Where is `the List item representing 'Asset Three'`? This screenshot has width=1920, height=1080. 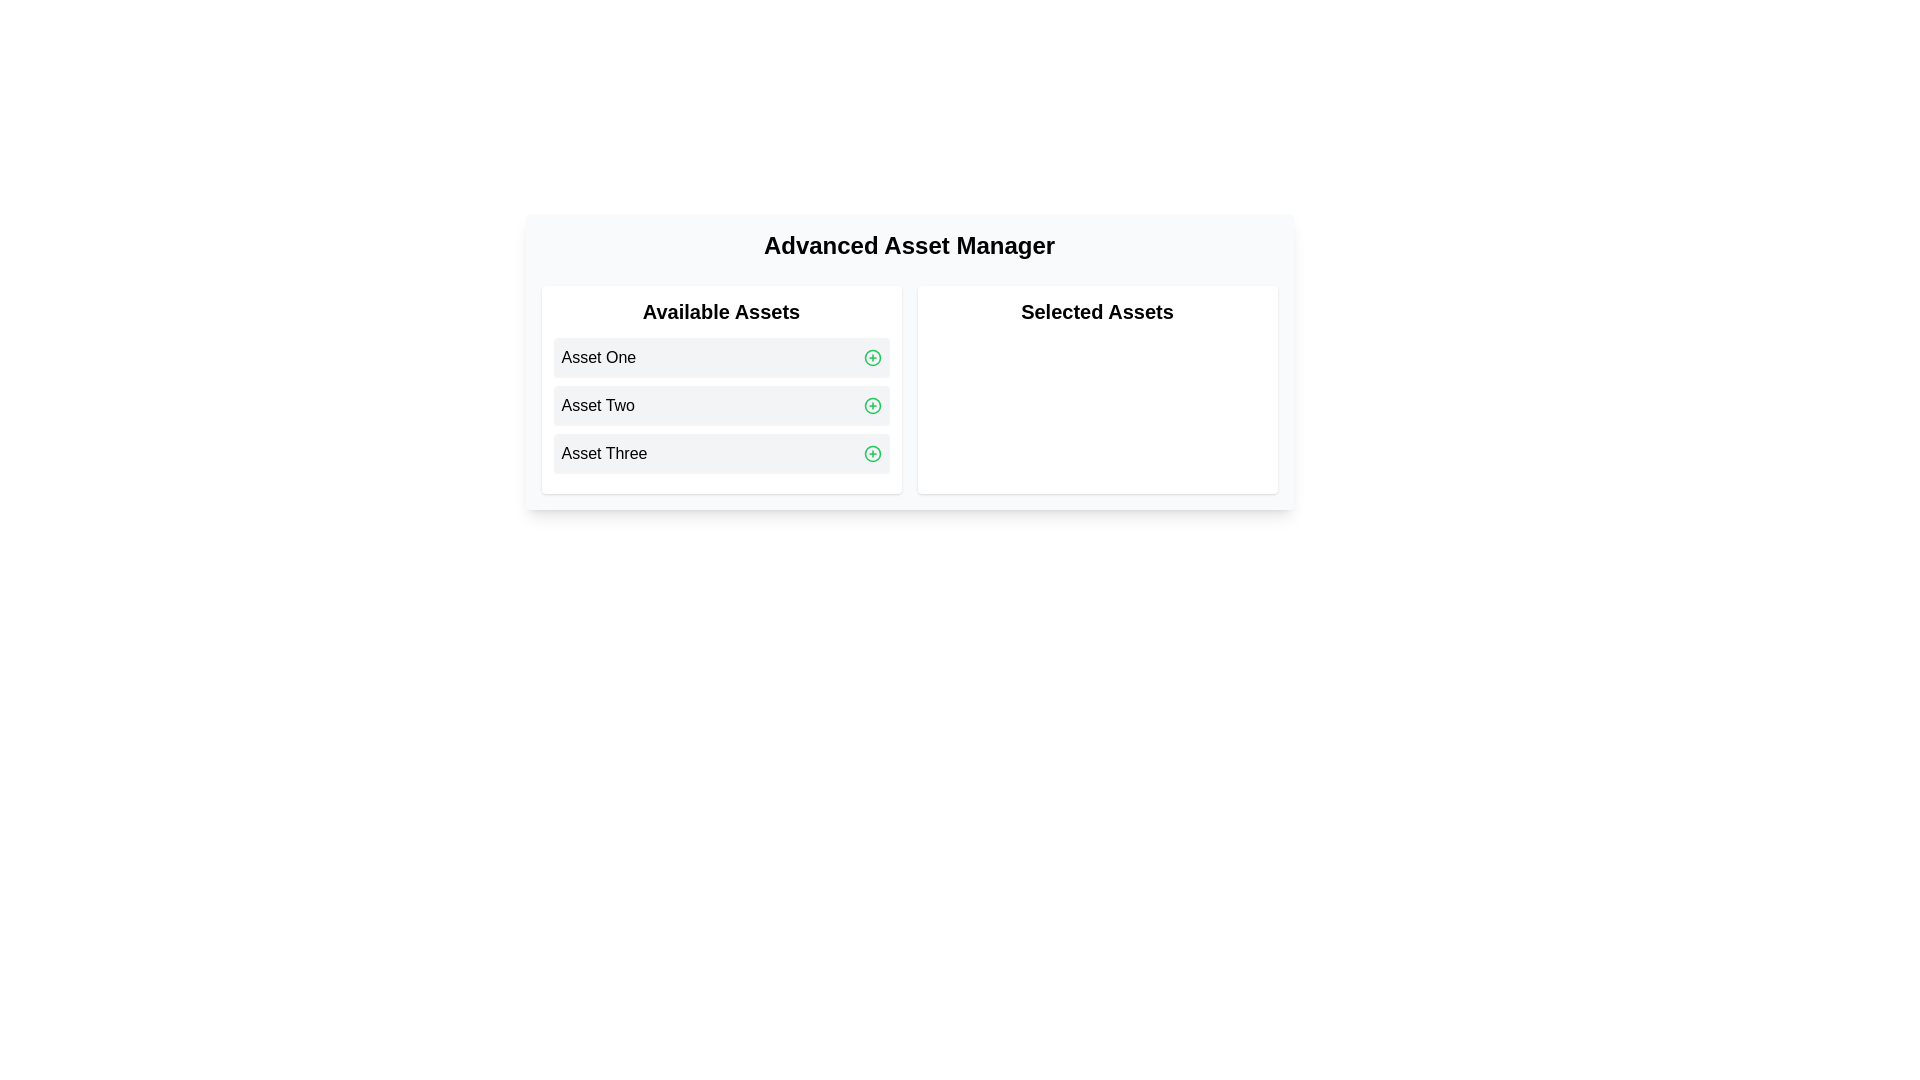
the List item representing 'Asset Three' is located at coordinates (720, 454).